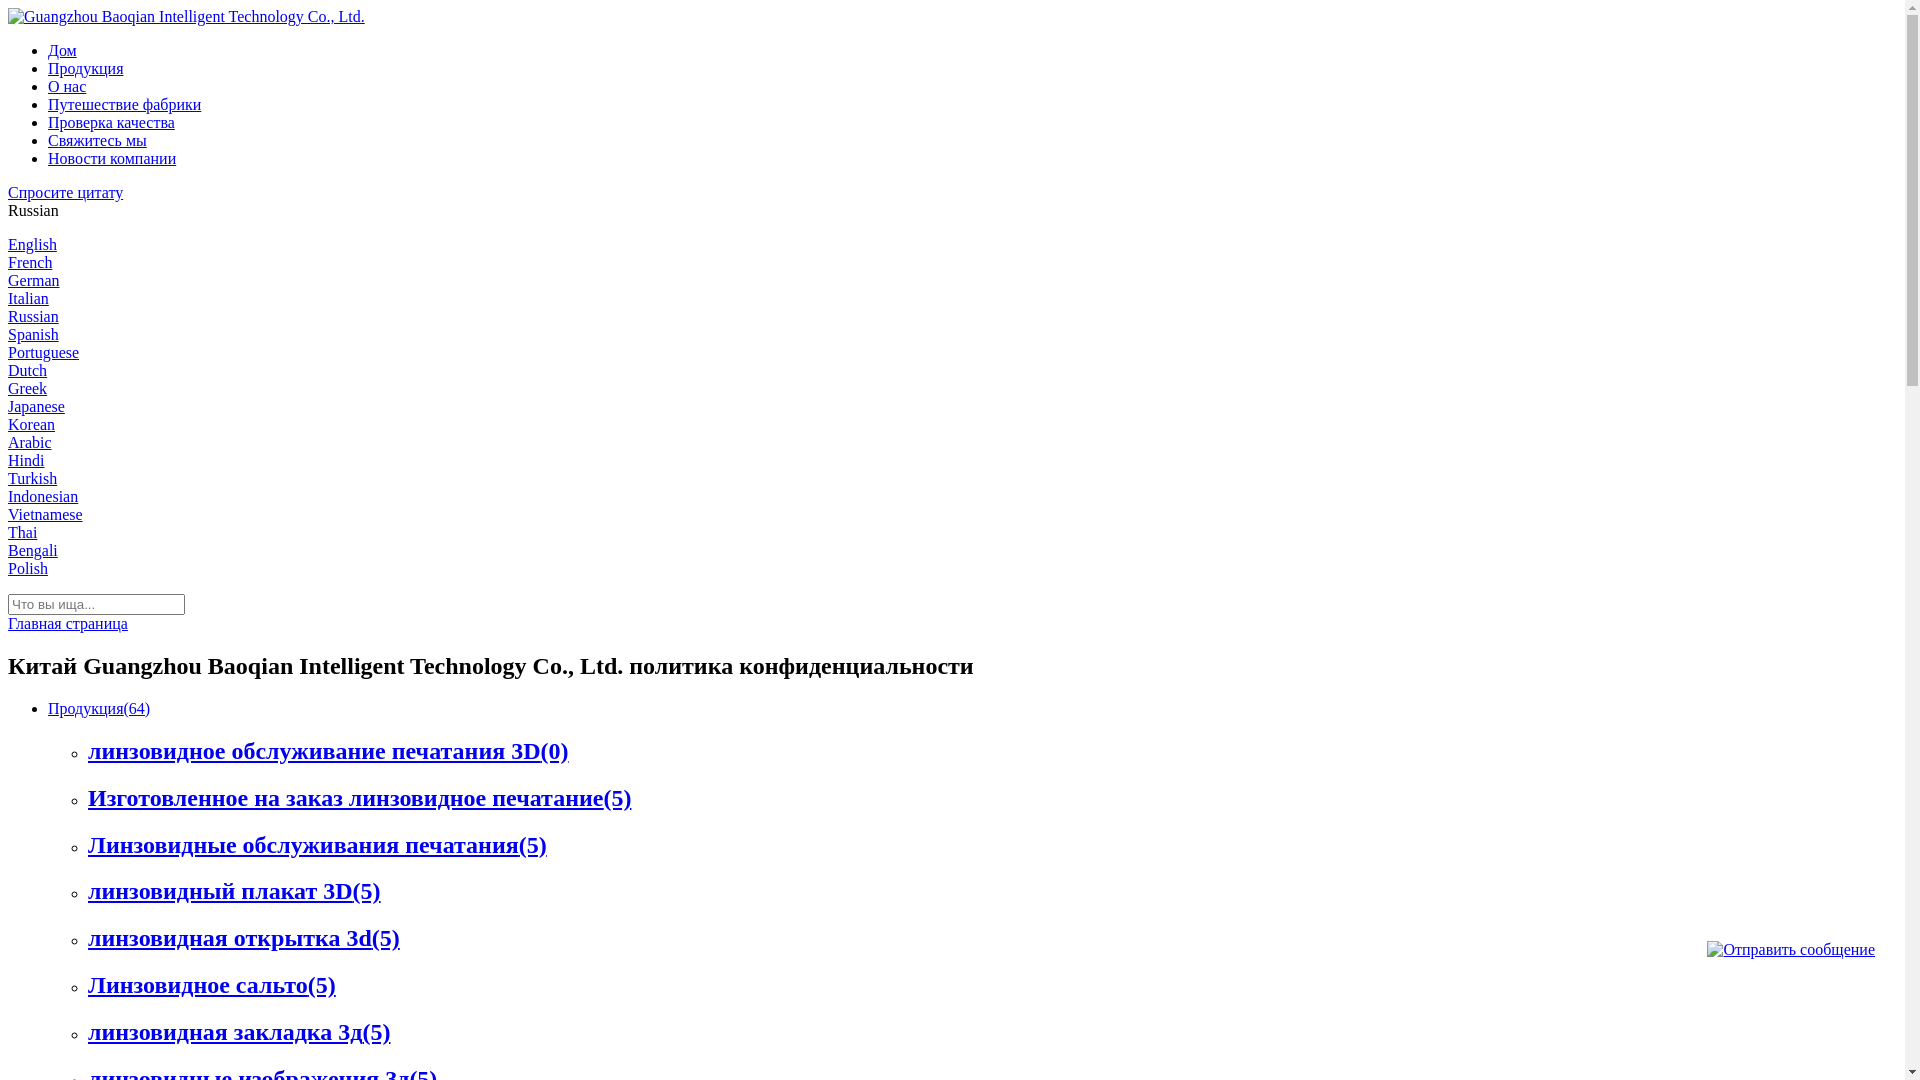 The image size is (1920, 1080). What do you see at coordinates (22, 531) in the screenshot?
I see `'Thai'` at bounding box center [22, 531].